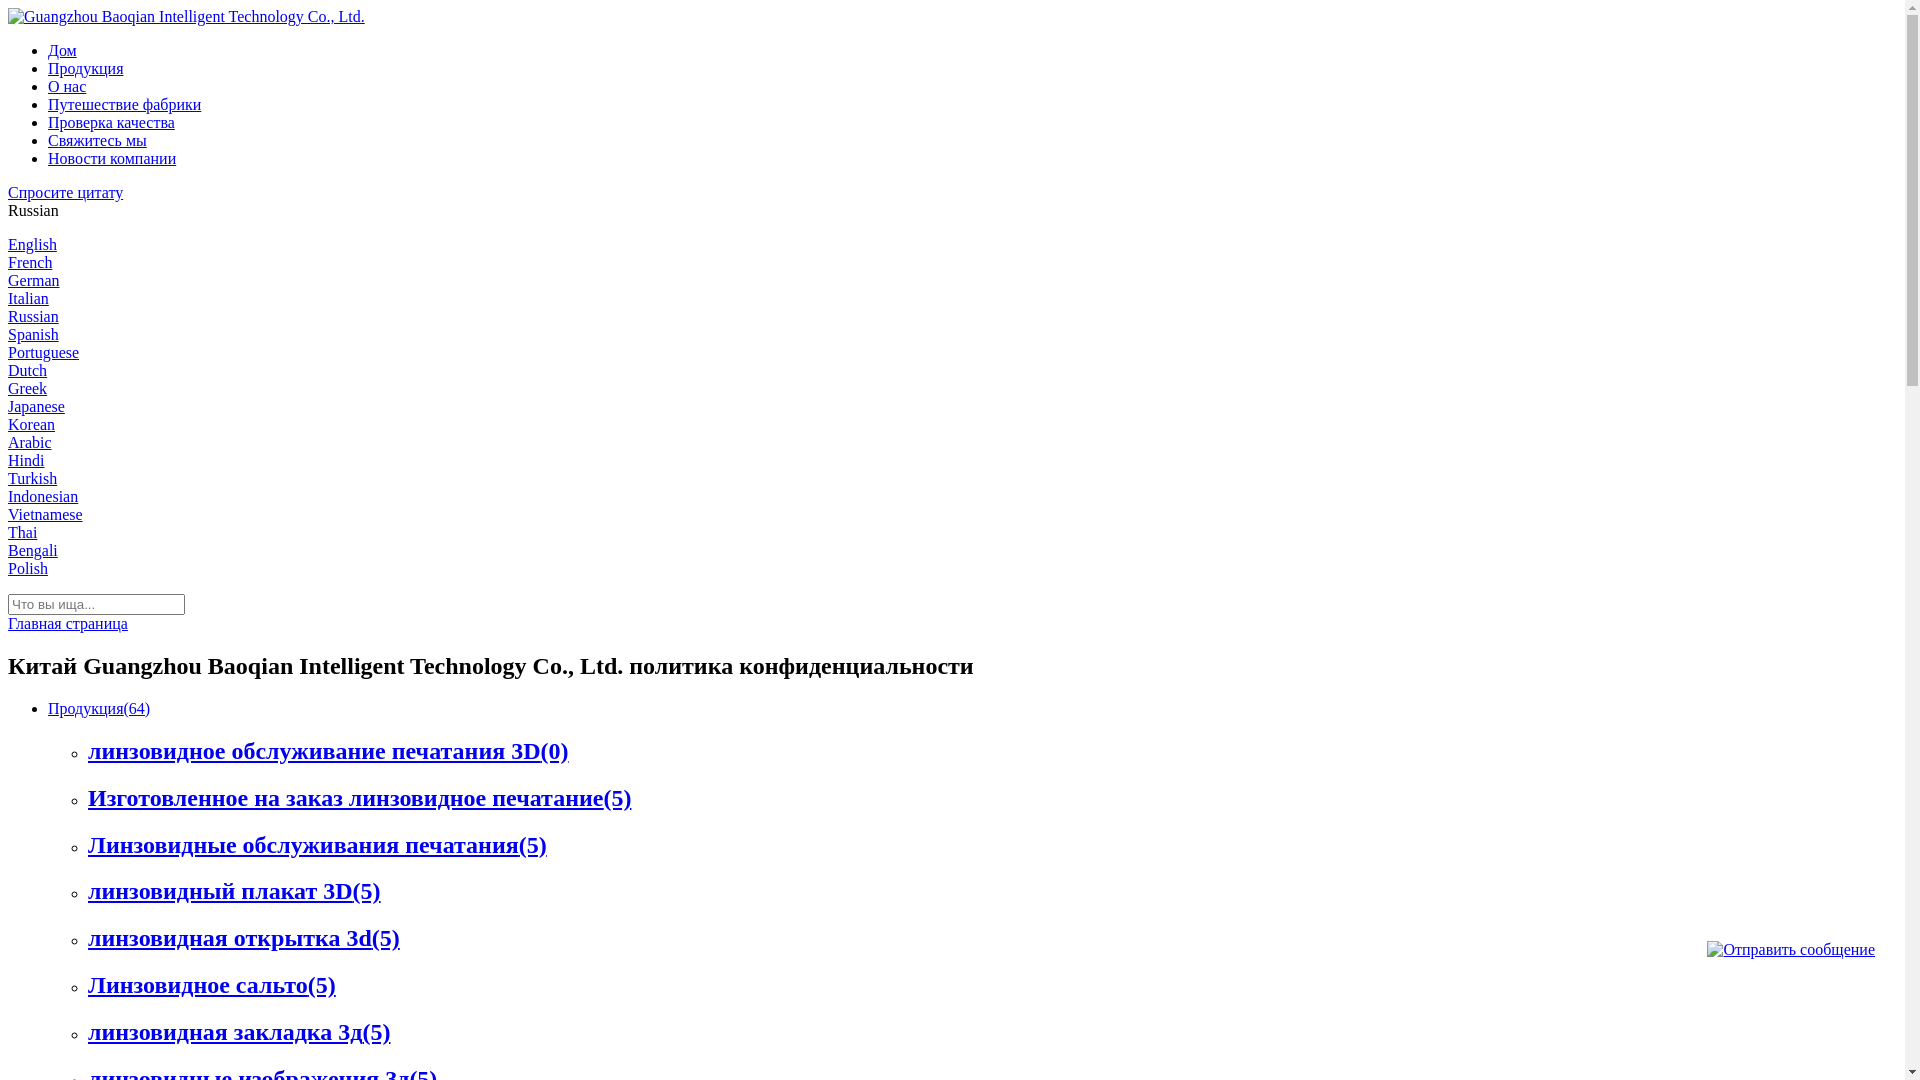 The image size is (1920, 1080). What do you see at coordinates (22, 531) in the screenshot?
I see `'Thai'` at bounding box center [22, 531].